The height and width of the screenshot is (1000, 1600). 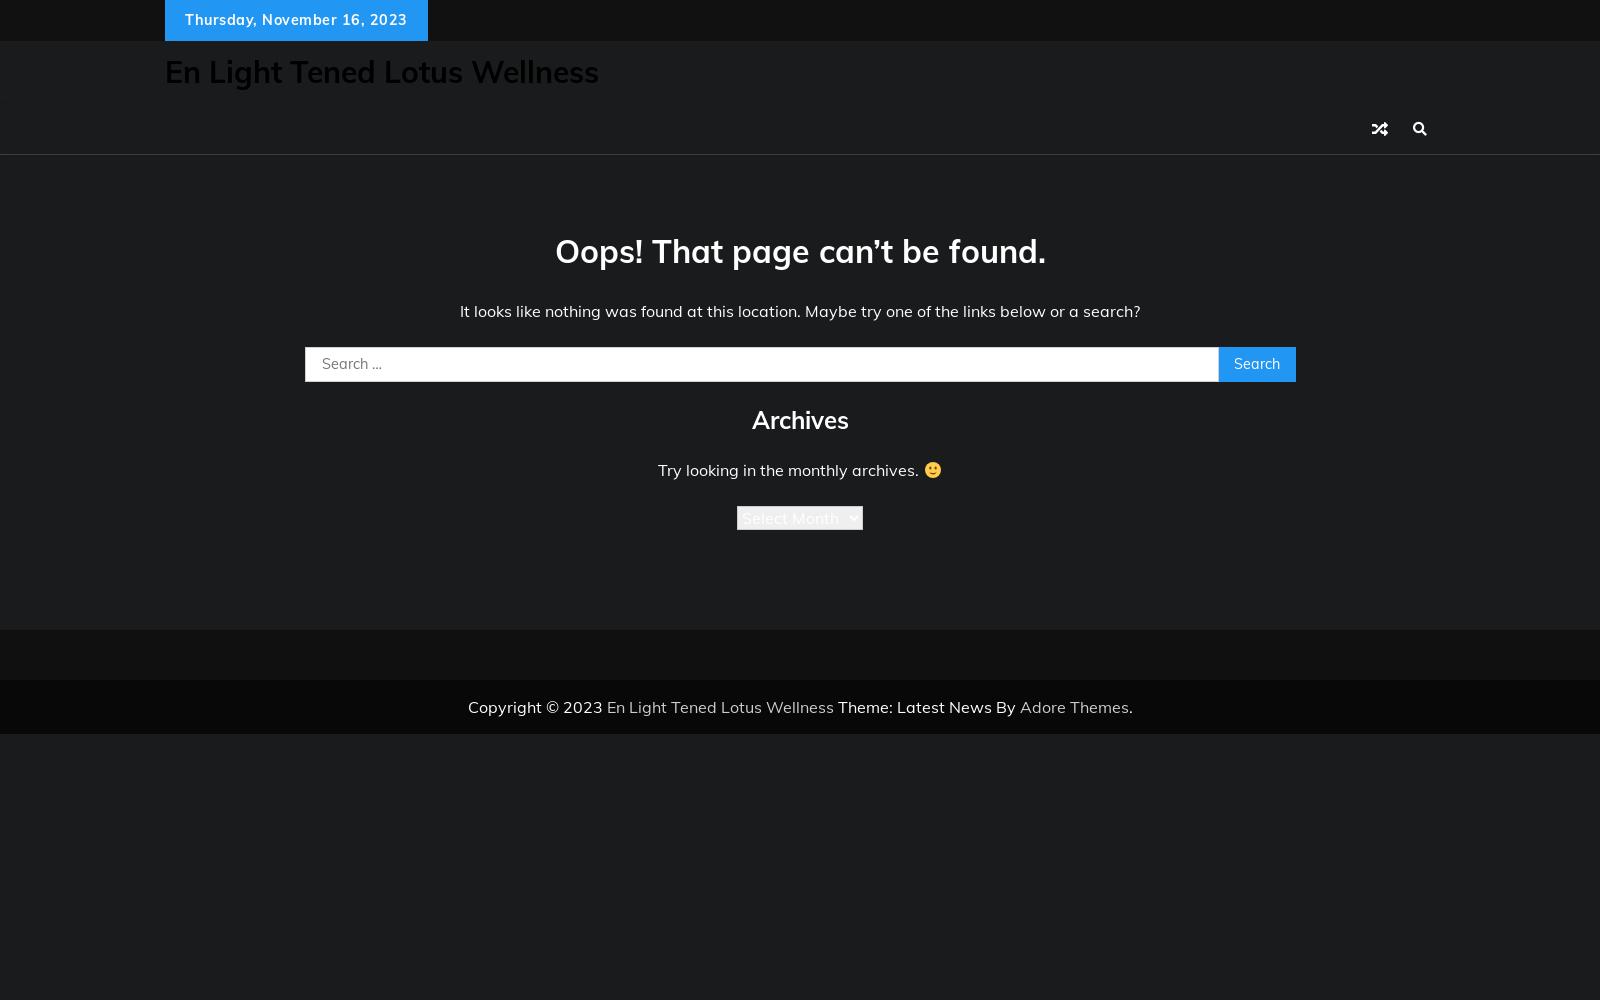 What do you see at coordinates (924, 706) in the screenshot?
I see `'Theme: Latest News By'` at bounding box center [924, 706].